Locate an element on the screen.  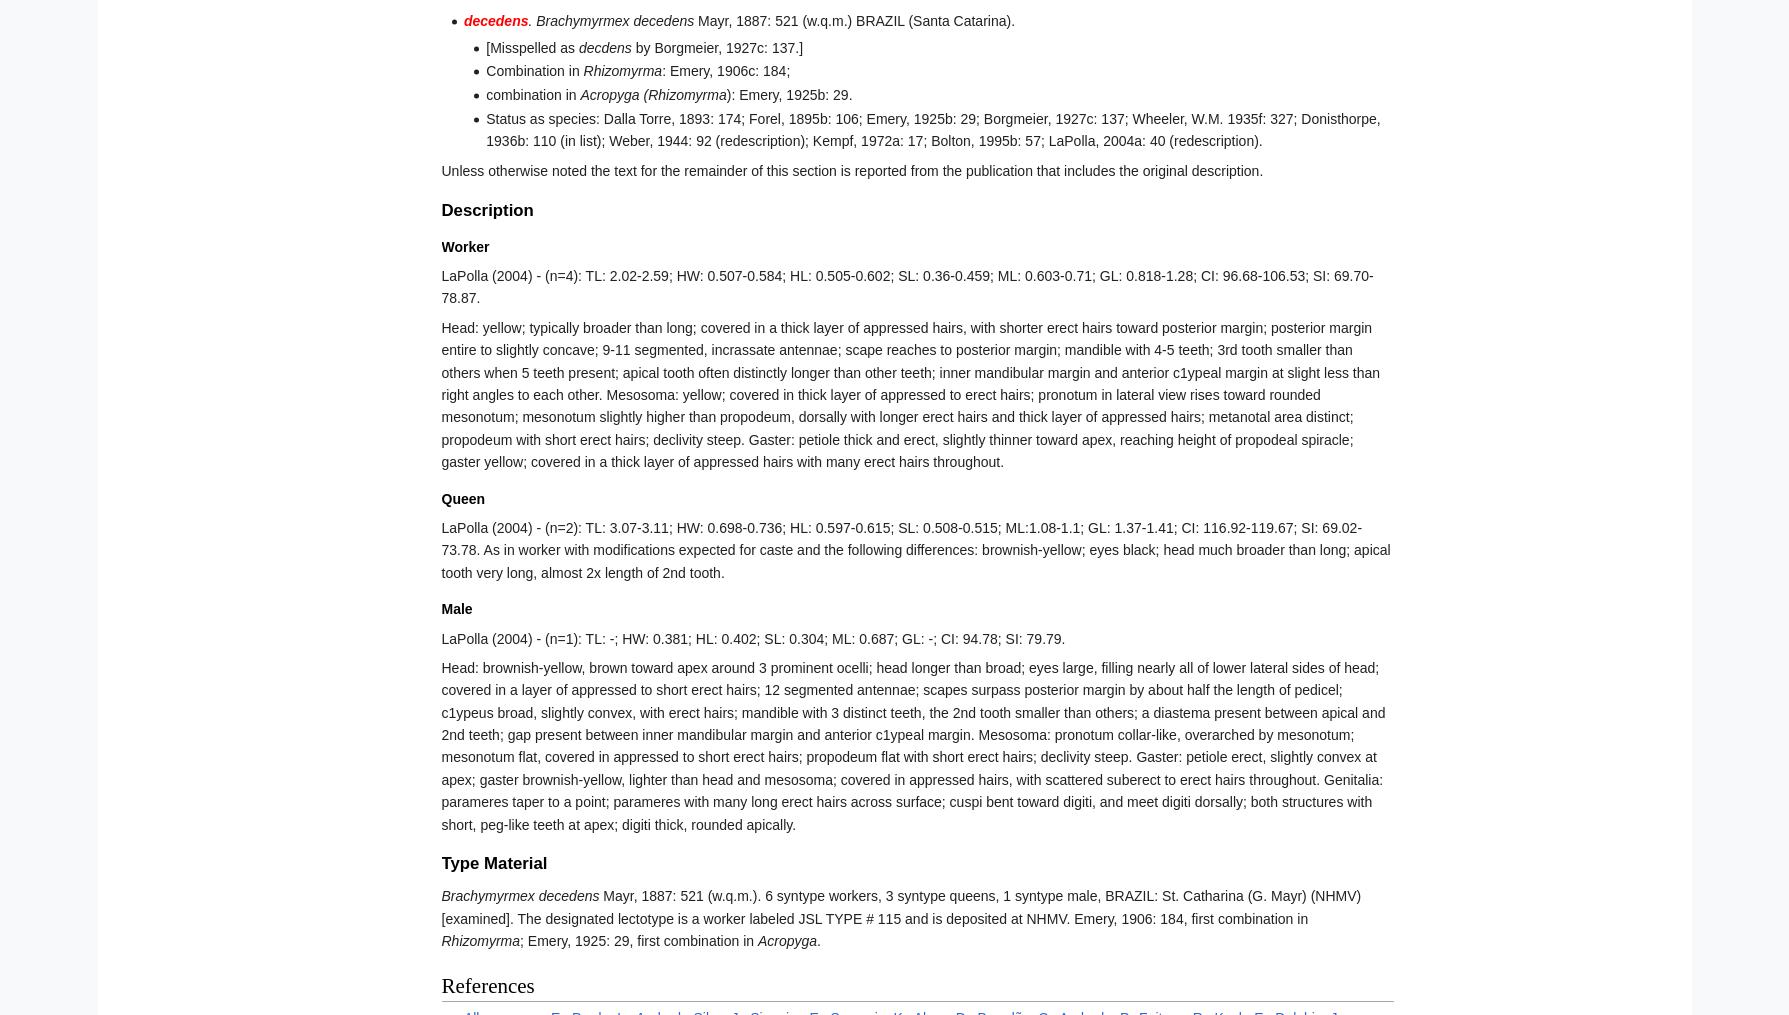
'Mayr, 1887: 521 (w.q.m.). 6 syntype workers, 3 syntype queens, 1 syntype male, BRAZIL: St. Catharina (G. Mayr) (NHMV) [examined]. The designated lectotype is a worker labeled JSL TYPE # 115 and is deposited at NHMV. Emery, 1906: 184, first combination in' is located at coordinates (439, 906).